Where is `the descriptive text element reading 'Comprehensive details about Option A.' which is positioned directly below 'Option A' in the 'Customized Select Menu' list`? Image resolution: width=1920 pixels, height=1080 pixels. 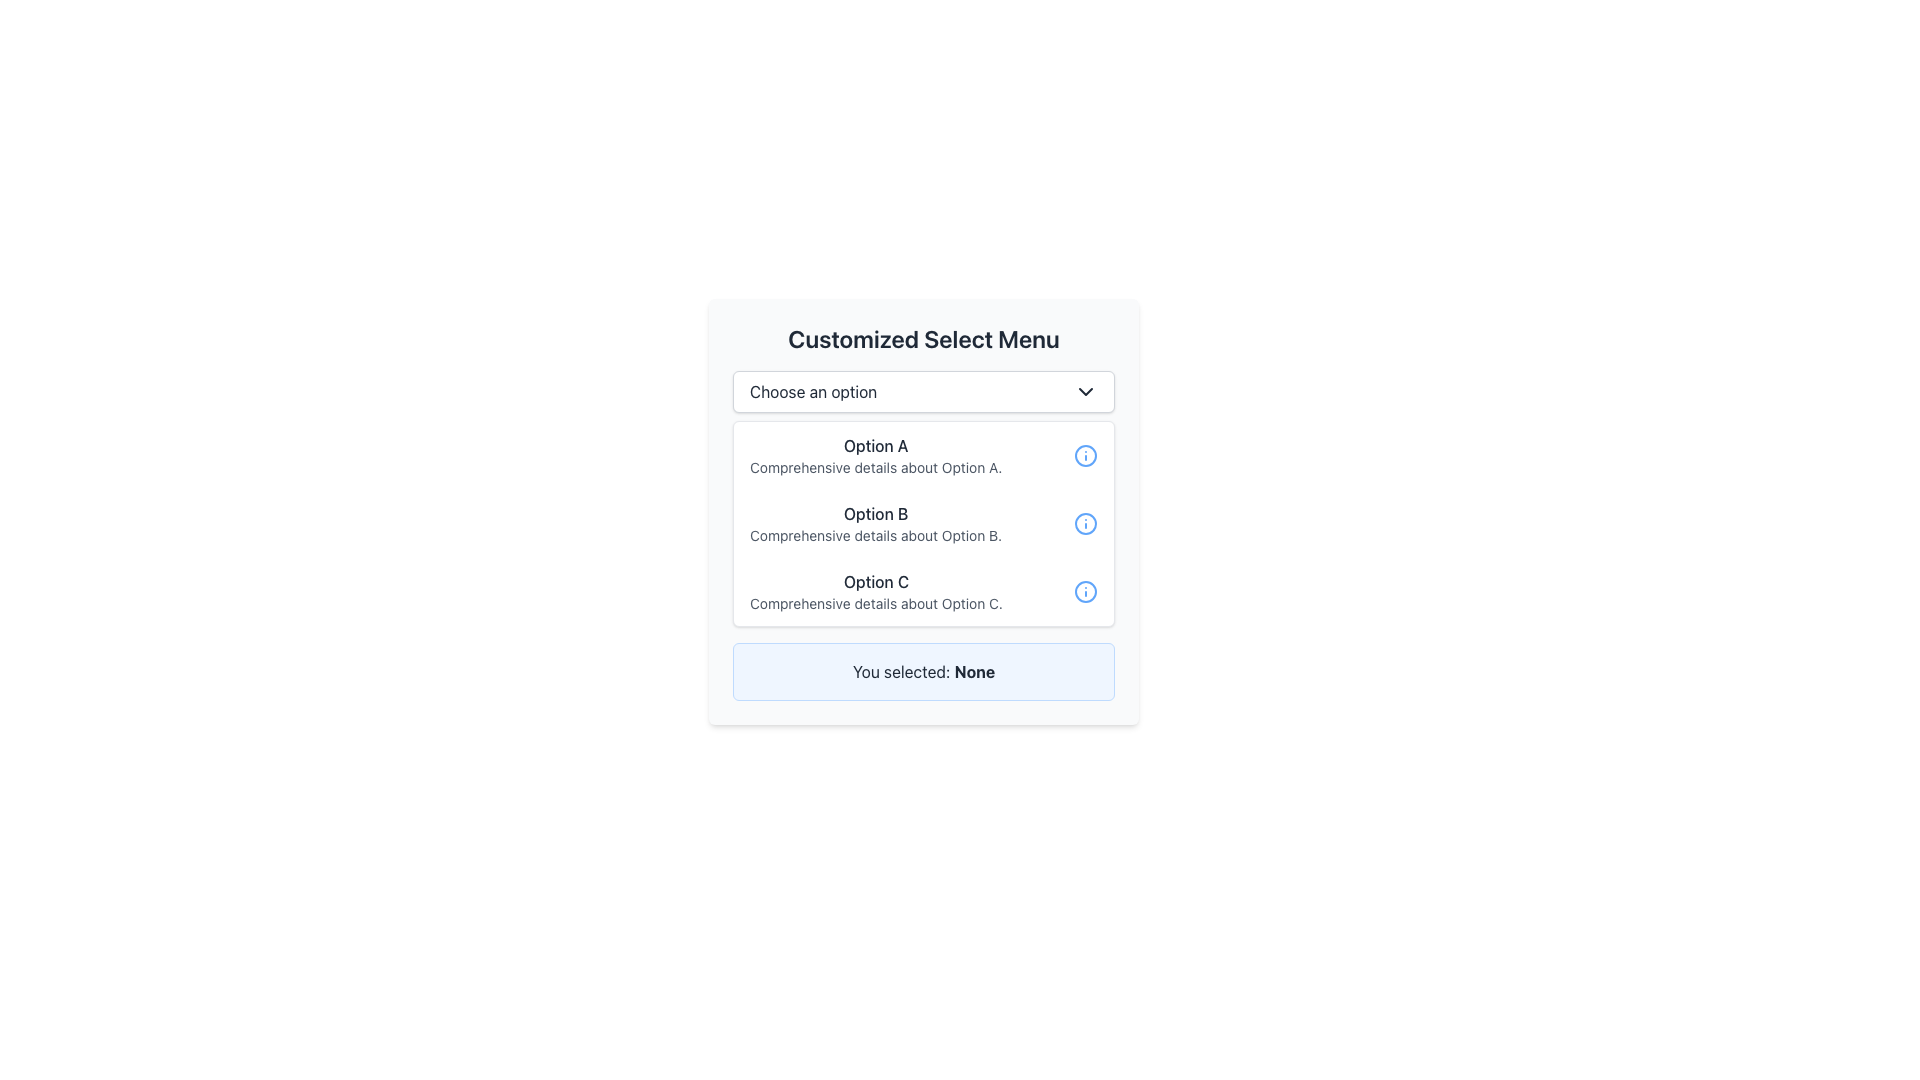
the descriptive text element reading 'Comprehensive details about Option A.' which is positioned directly below 'Option A' in the 'Customized Select Menu' list is located at coordinates (876, 467).